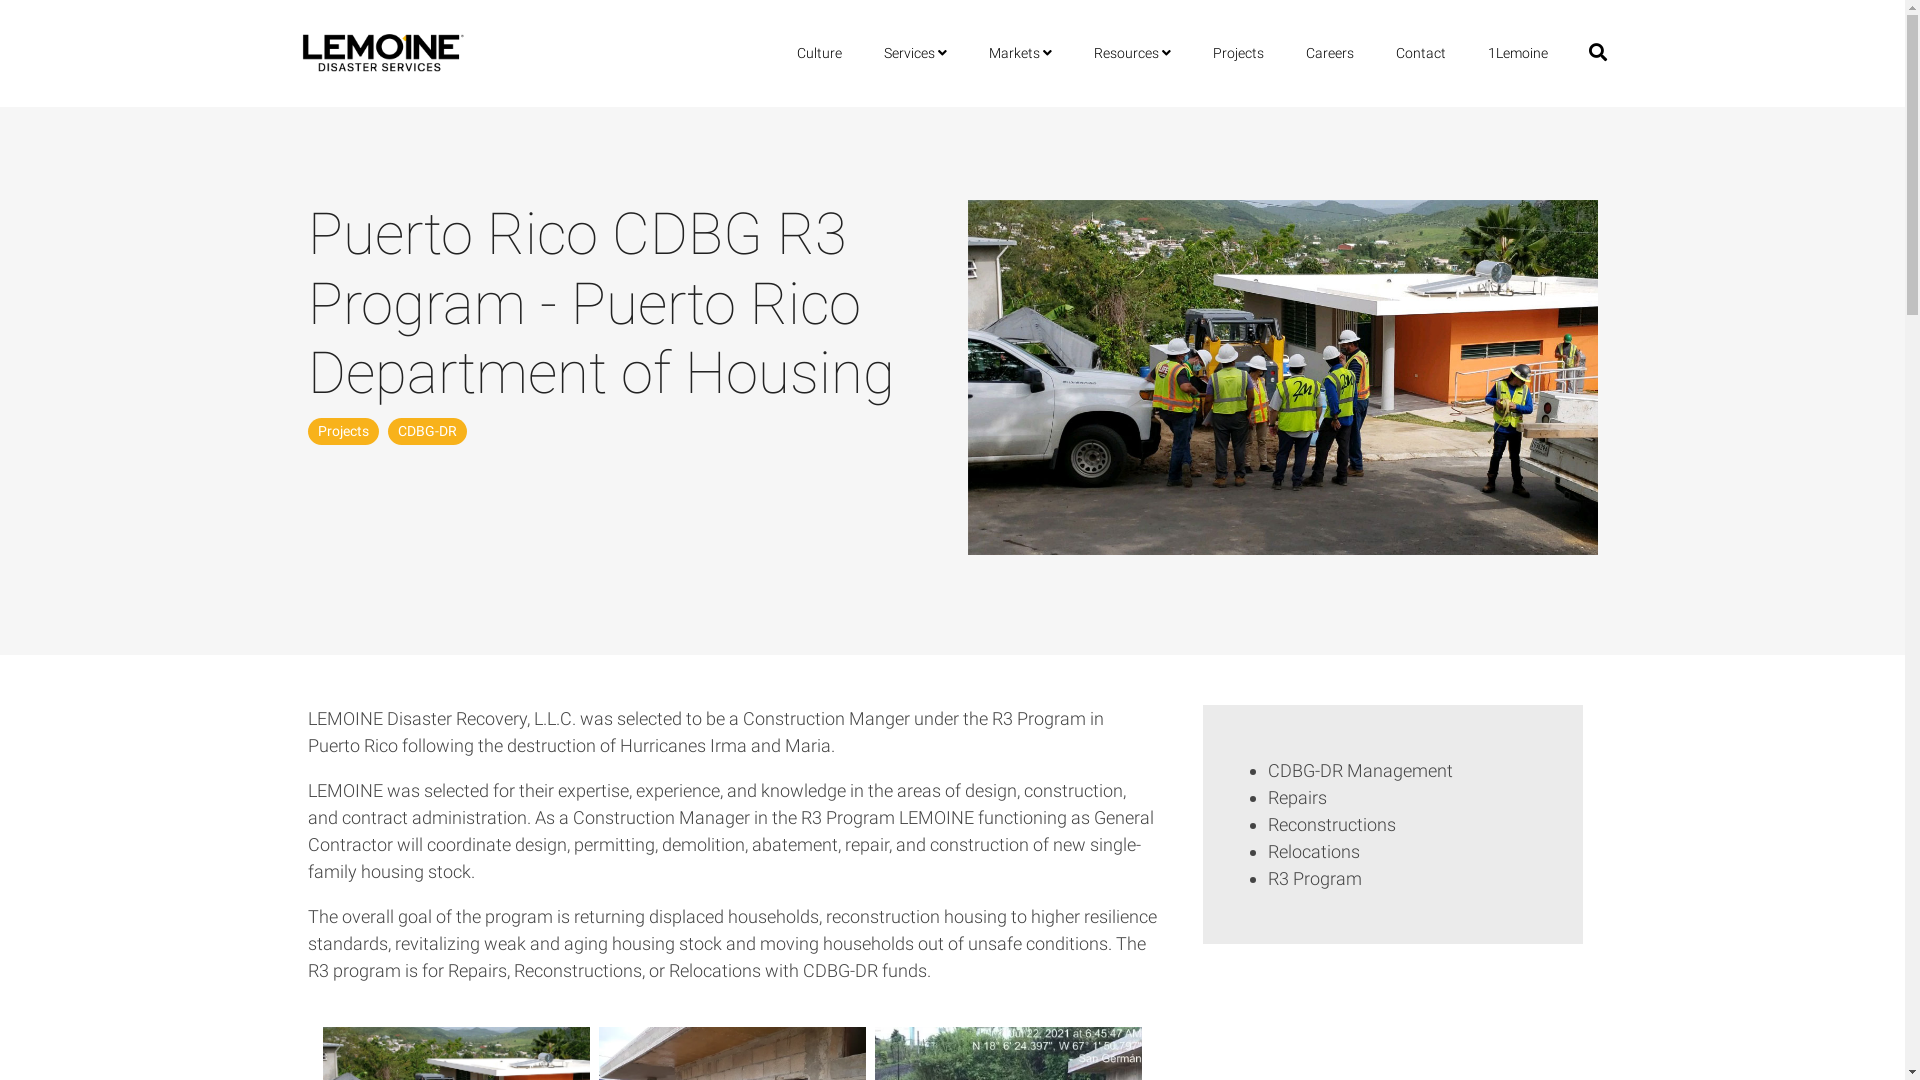 The width and height of the screenshot is (1920, 1080). I want to click on '1Lemoine', so click(1517, 52).